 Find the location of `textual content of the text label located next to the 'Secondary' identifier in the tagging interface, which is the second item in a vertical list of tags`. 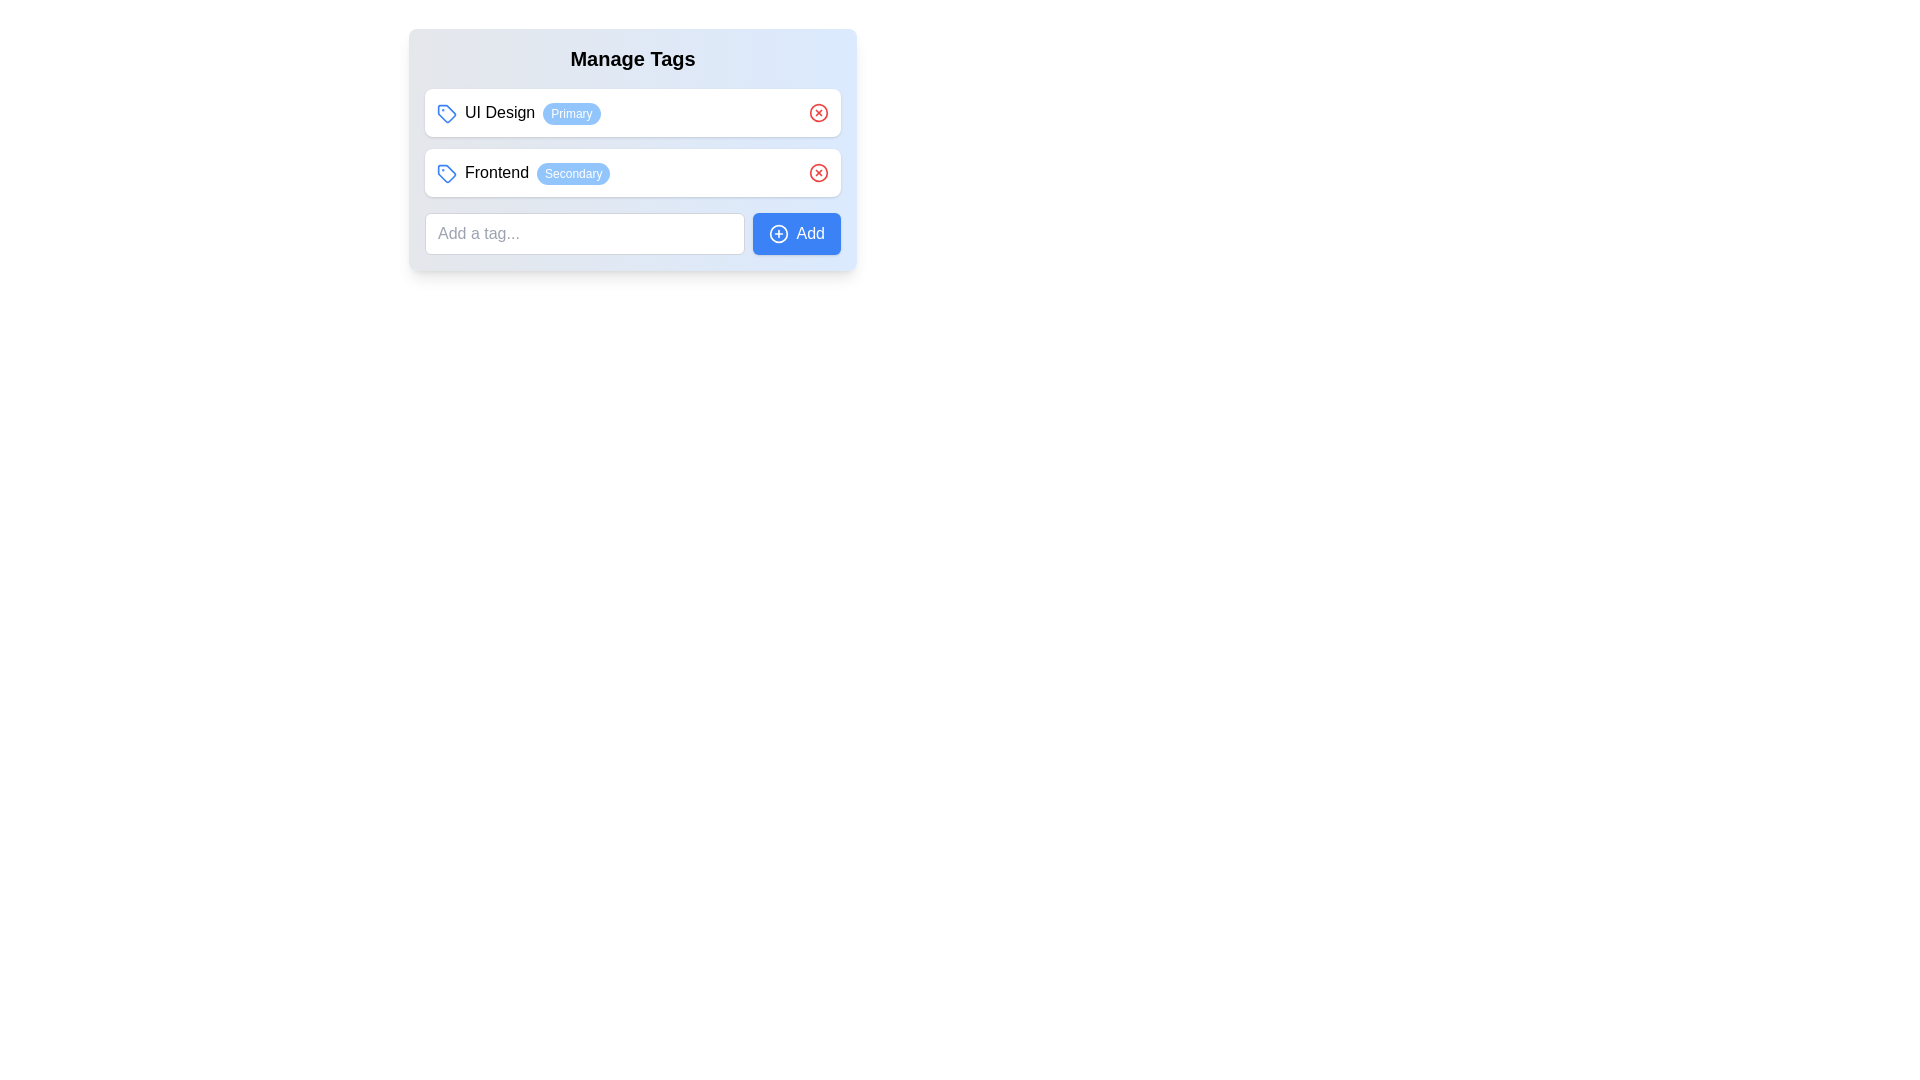

textual content of the text label located next to the 'Secondary' identifier in the tagging interface, which is the second item in a vertical list of tags is located at coordinates (497, 171).